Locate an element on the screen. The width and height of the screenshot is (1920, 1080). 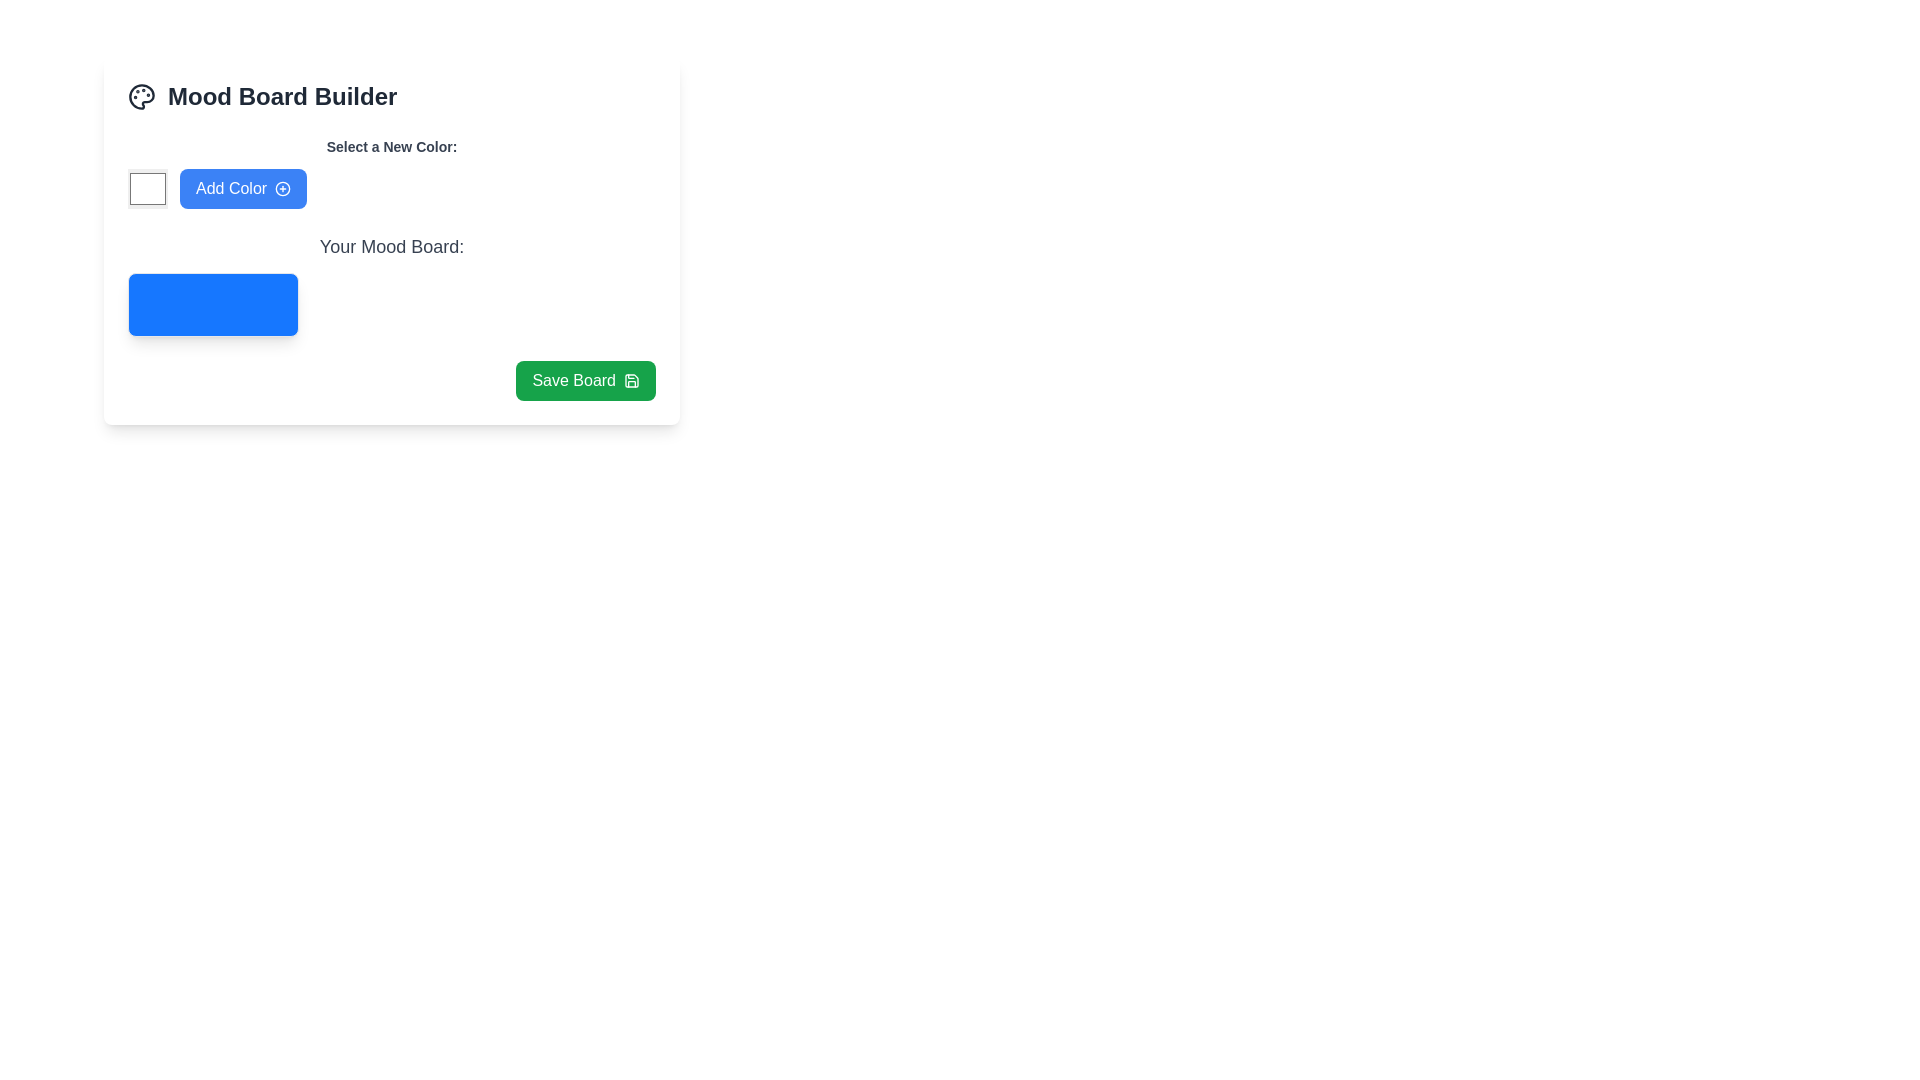
the save disk part of the save button icon located at the bottom-right corner of the interface is located at coordinates (631, 381).